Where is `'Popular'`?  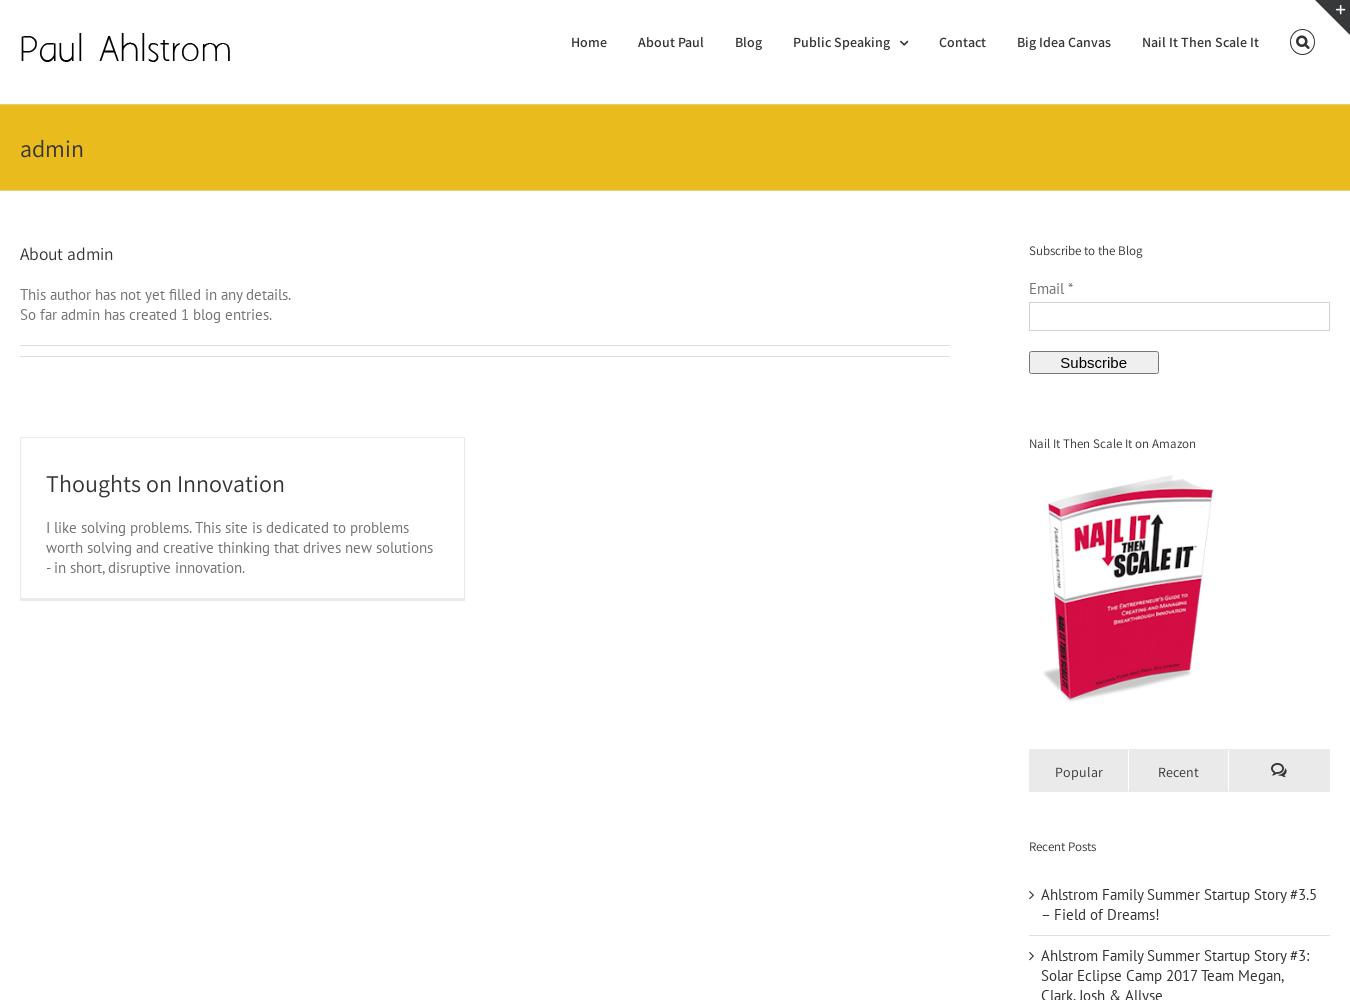
'Popular' is located at coordinates (1079, 771).